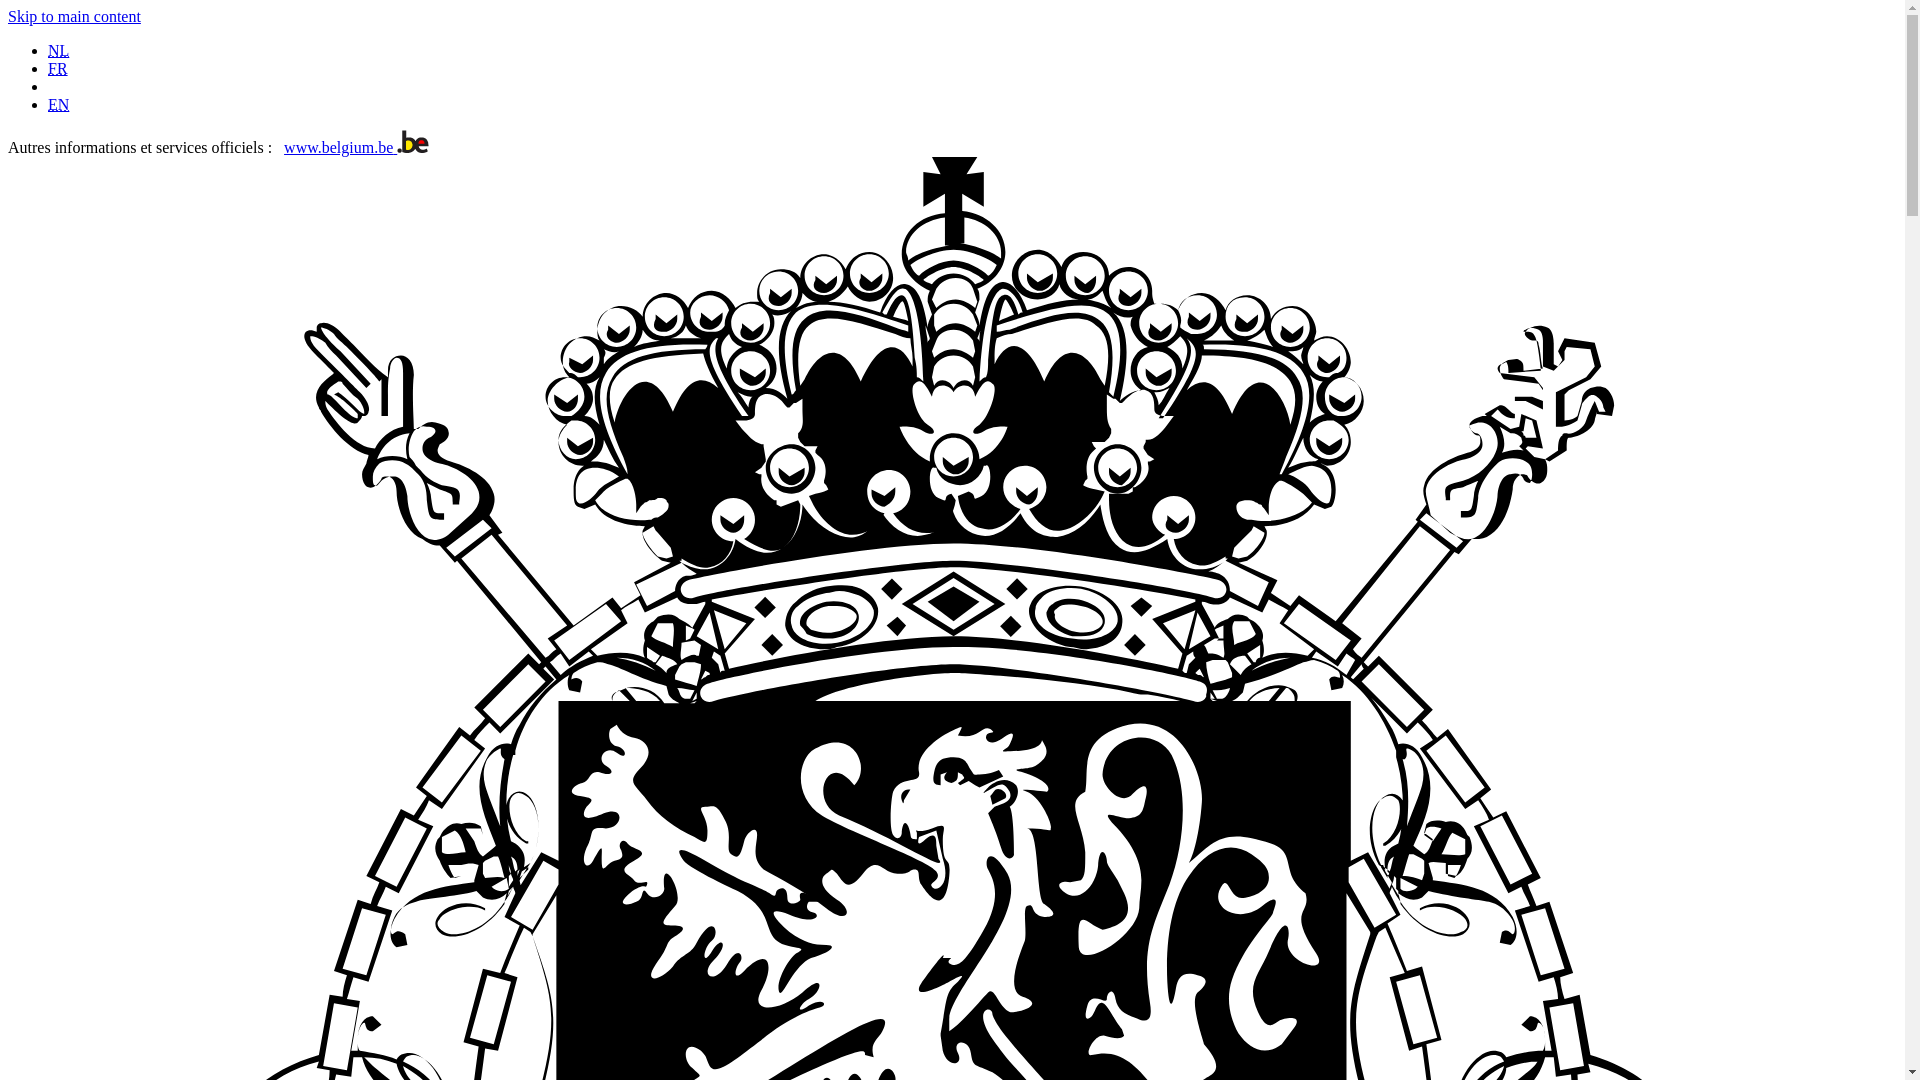  What do you see at coordinates (356, 146) in the screenshot?
I see `'www.belgium.be'` at bounding box center [356, 146].